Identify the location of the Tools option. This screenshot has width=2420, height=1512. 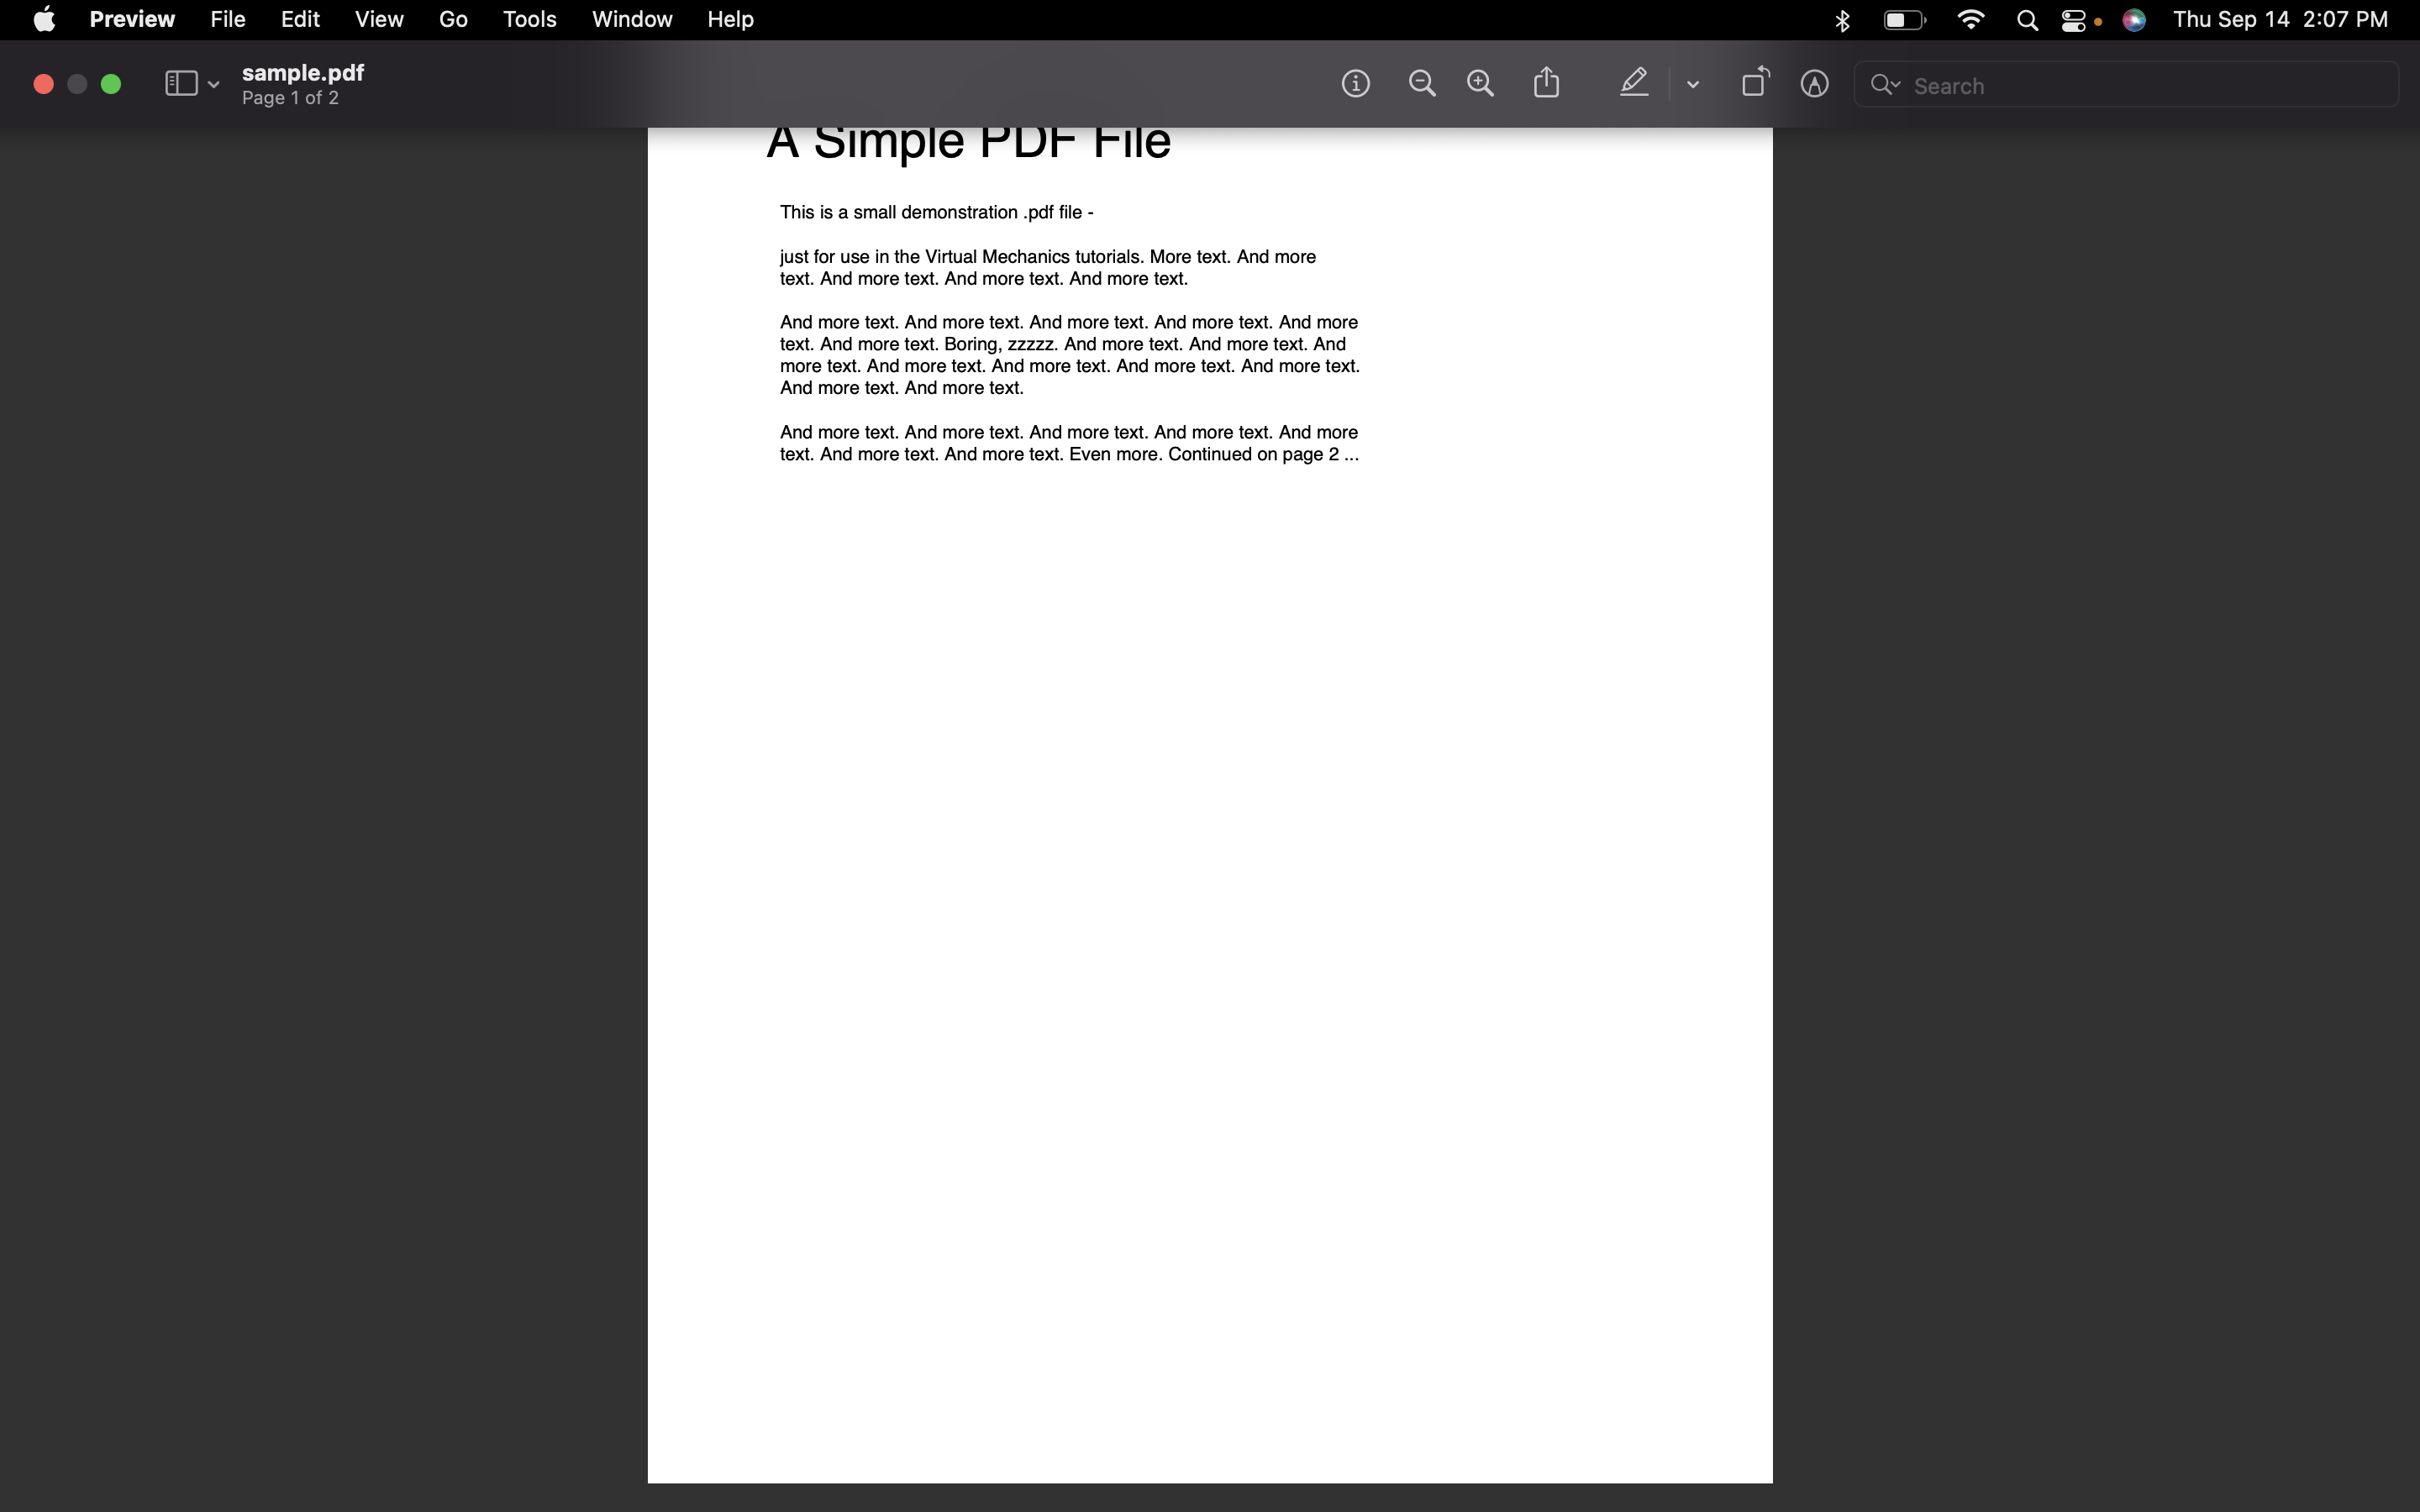
(532, 21).